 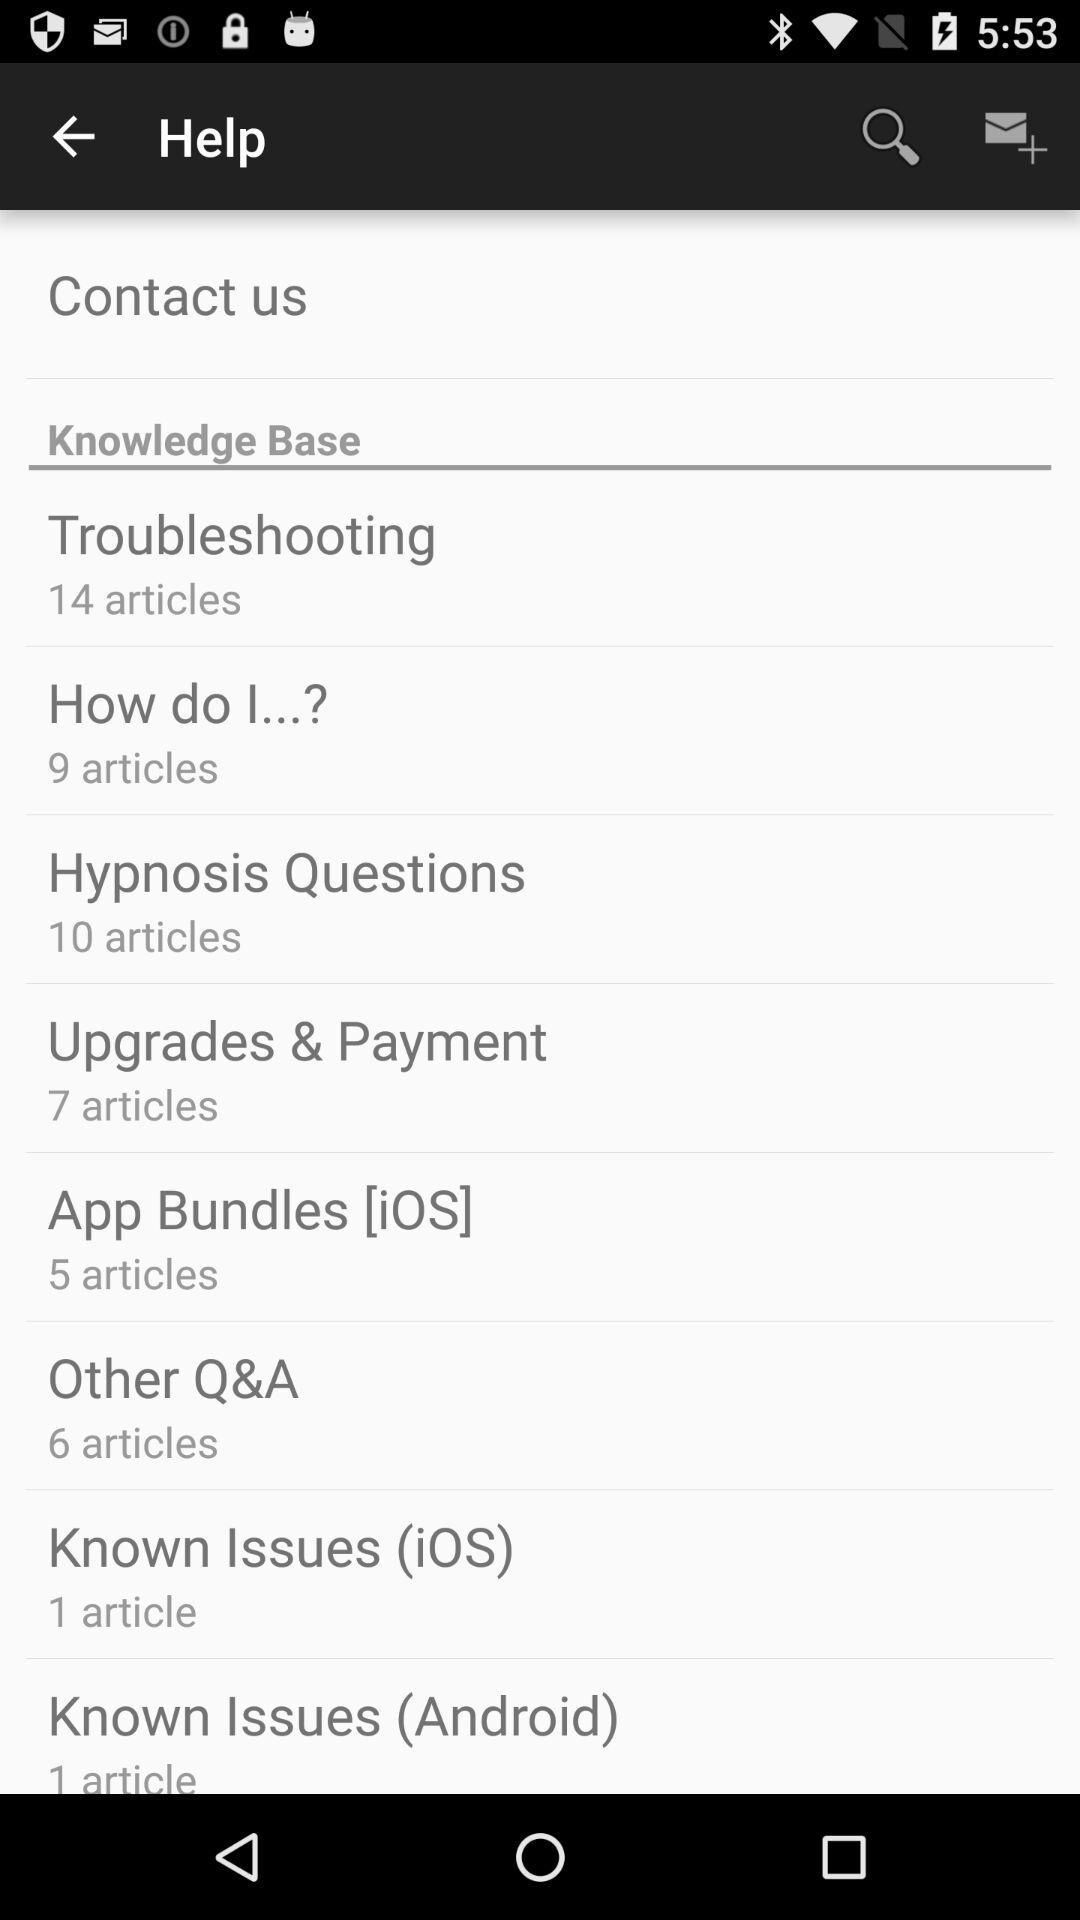 I want to click on the other q&a app, so click(x=172, y=1375).